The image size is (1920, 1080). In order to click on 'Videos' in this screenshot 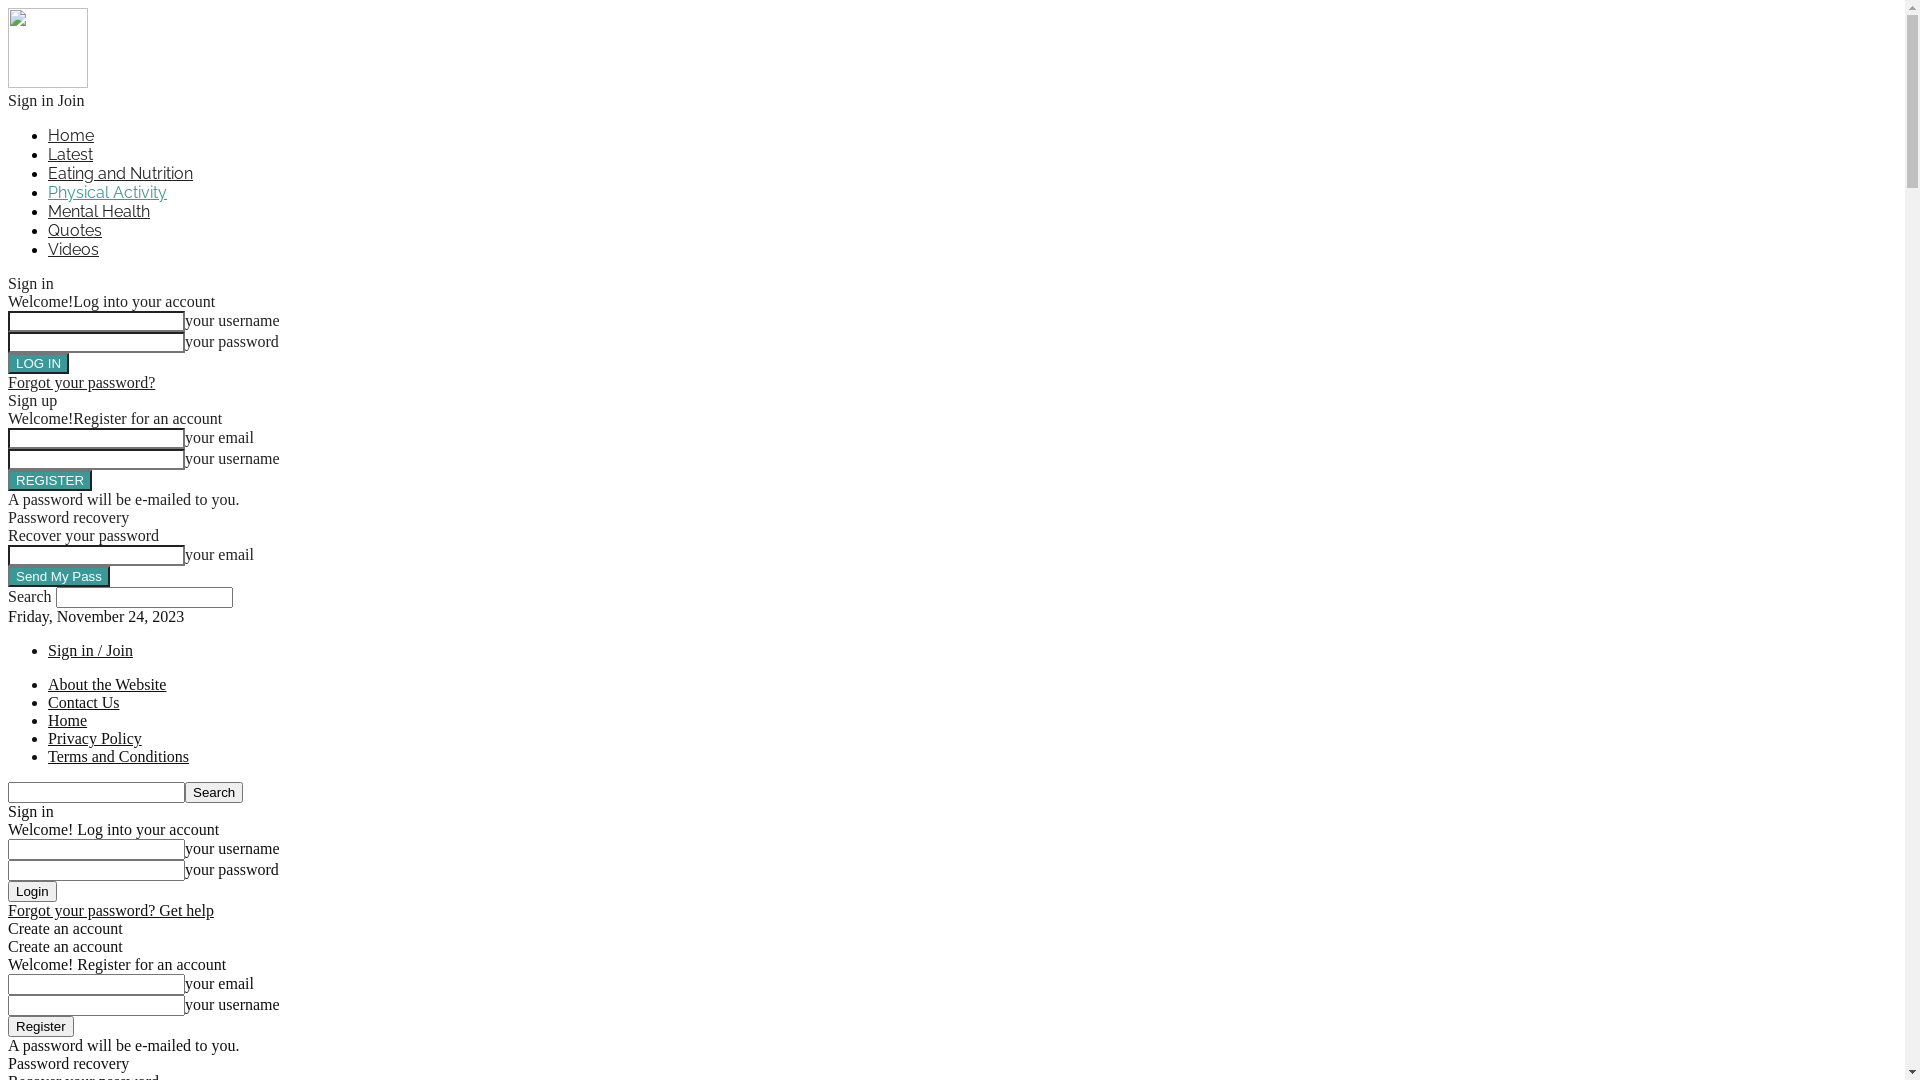, I will do `click(73, 248)`.